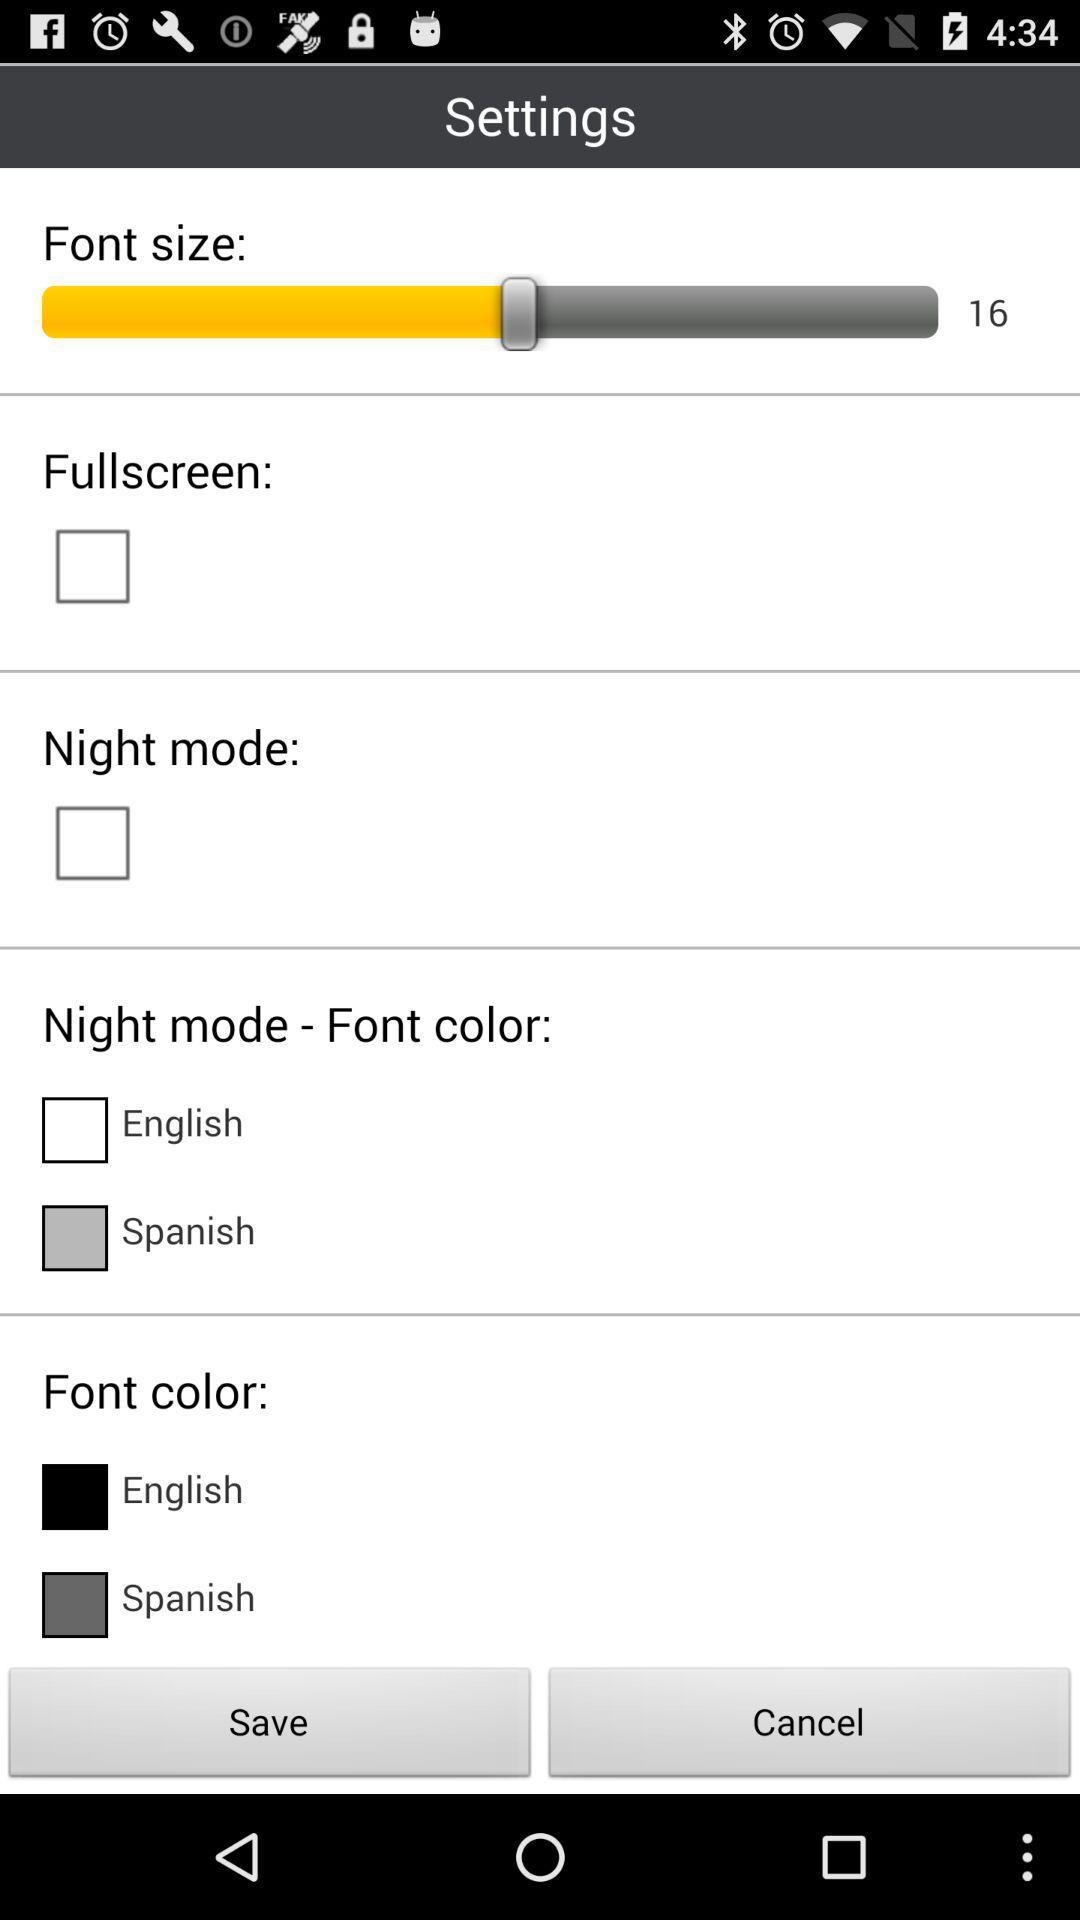 Image resolution: width=1080 pixels, height=1920 pixels. Describe the element at coordinates (112, 563) in the screenshot. I see `full screen mode` at that location.